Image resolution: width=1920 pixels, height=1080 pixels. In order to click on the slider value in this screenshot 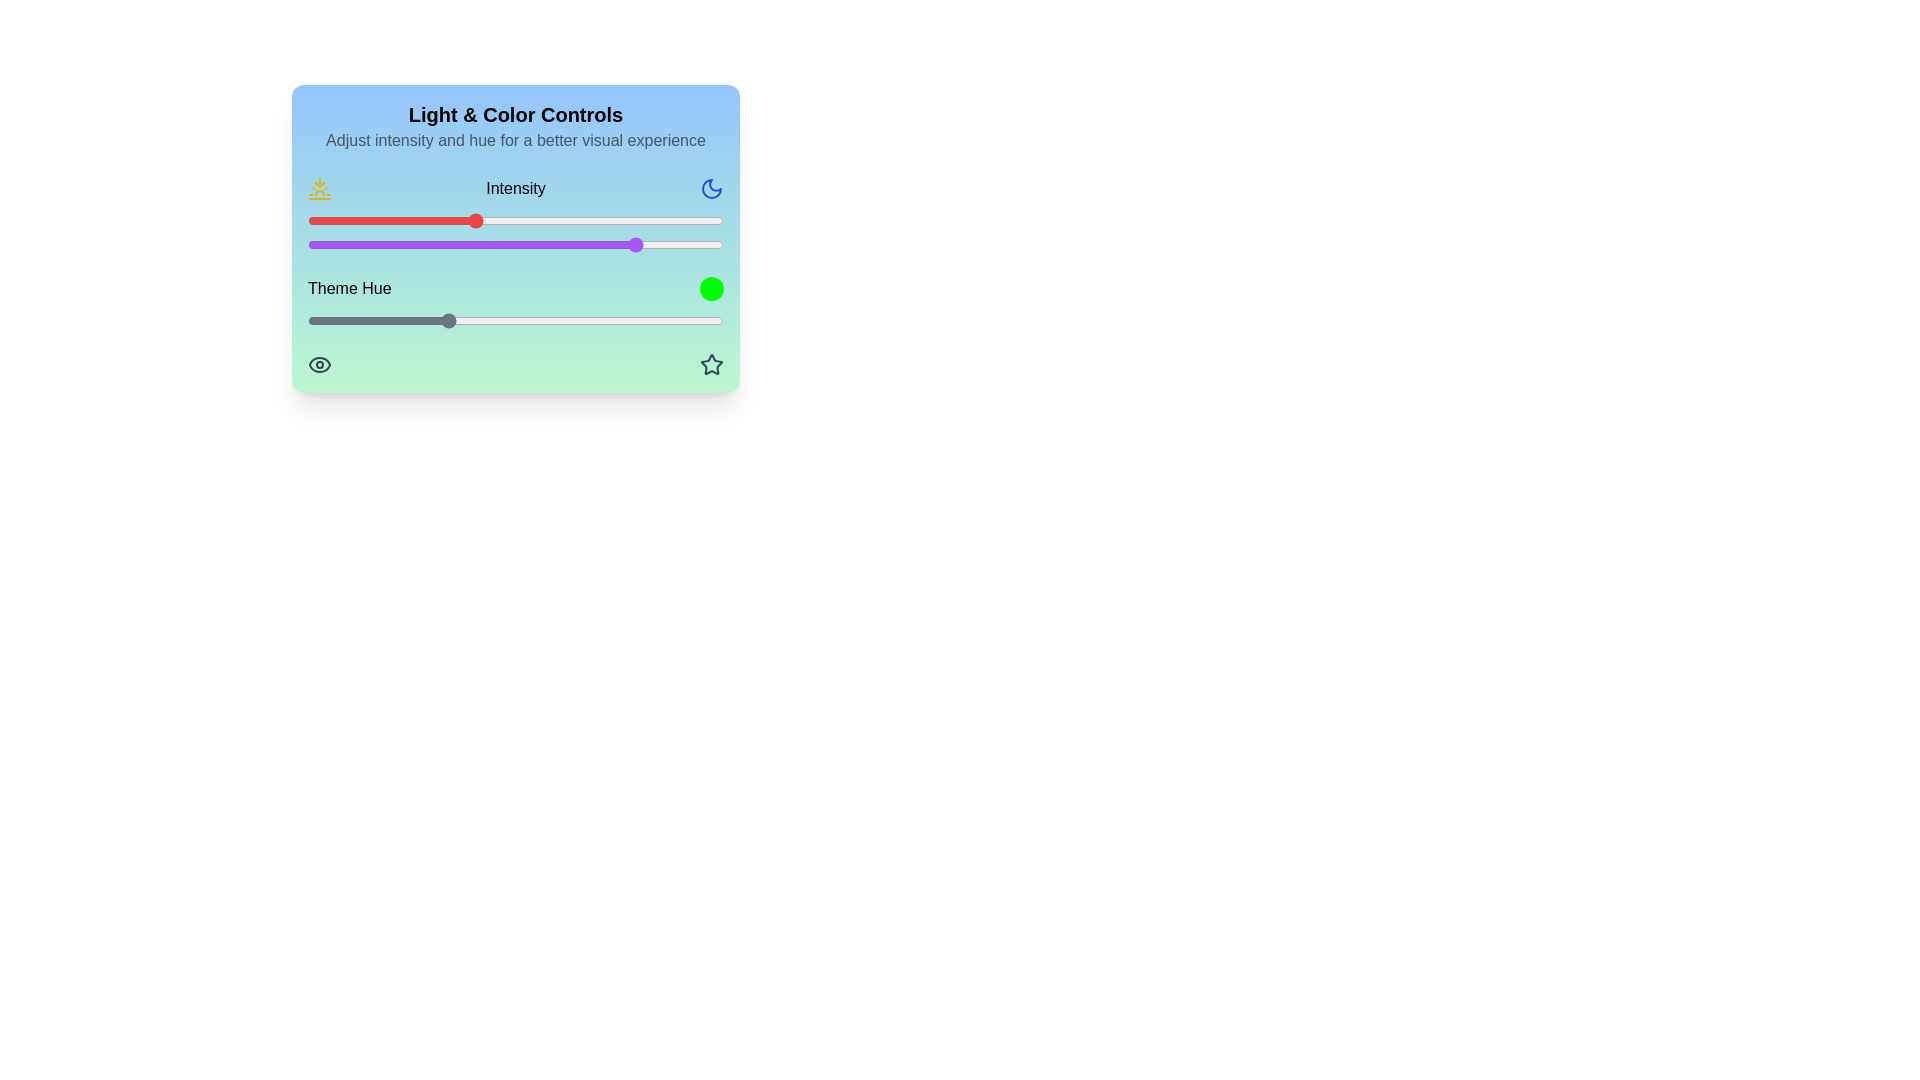, I will do `click(325, 319)`.